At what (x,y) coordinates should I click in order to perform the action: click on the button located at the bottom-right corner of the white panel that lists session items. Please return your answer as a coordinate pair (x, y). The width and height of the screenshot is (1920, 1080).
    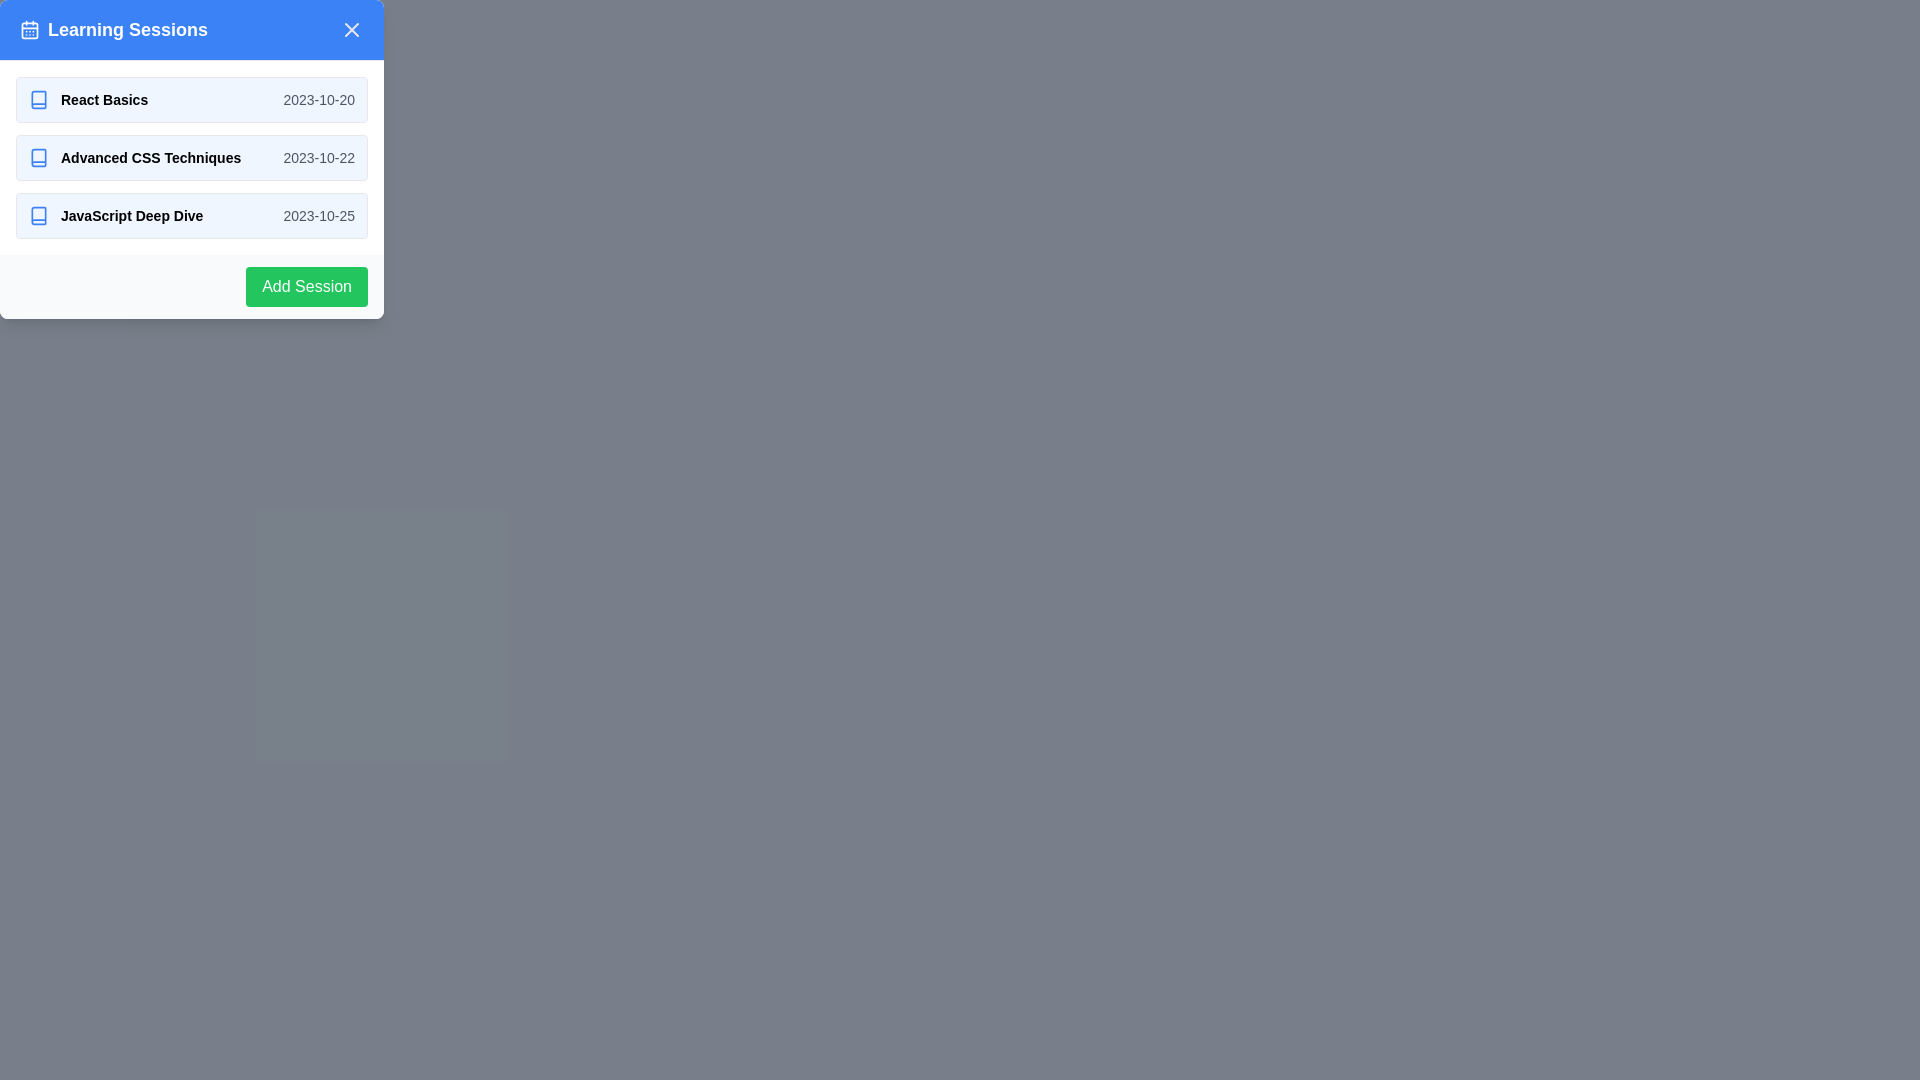
    Looking at the image, I should click on (306, 286).